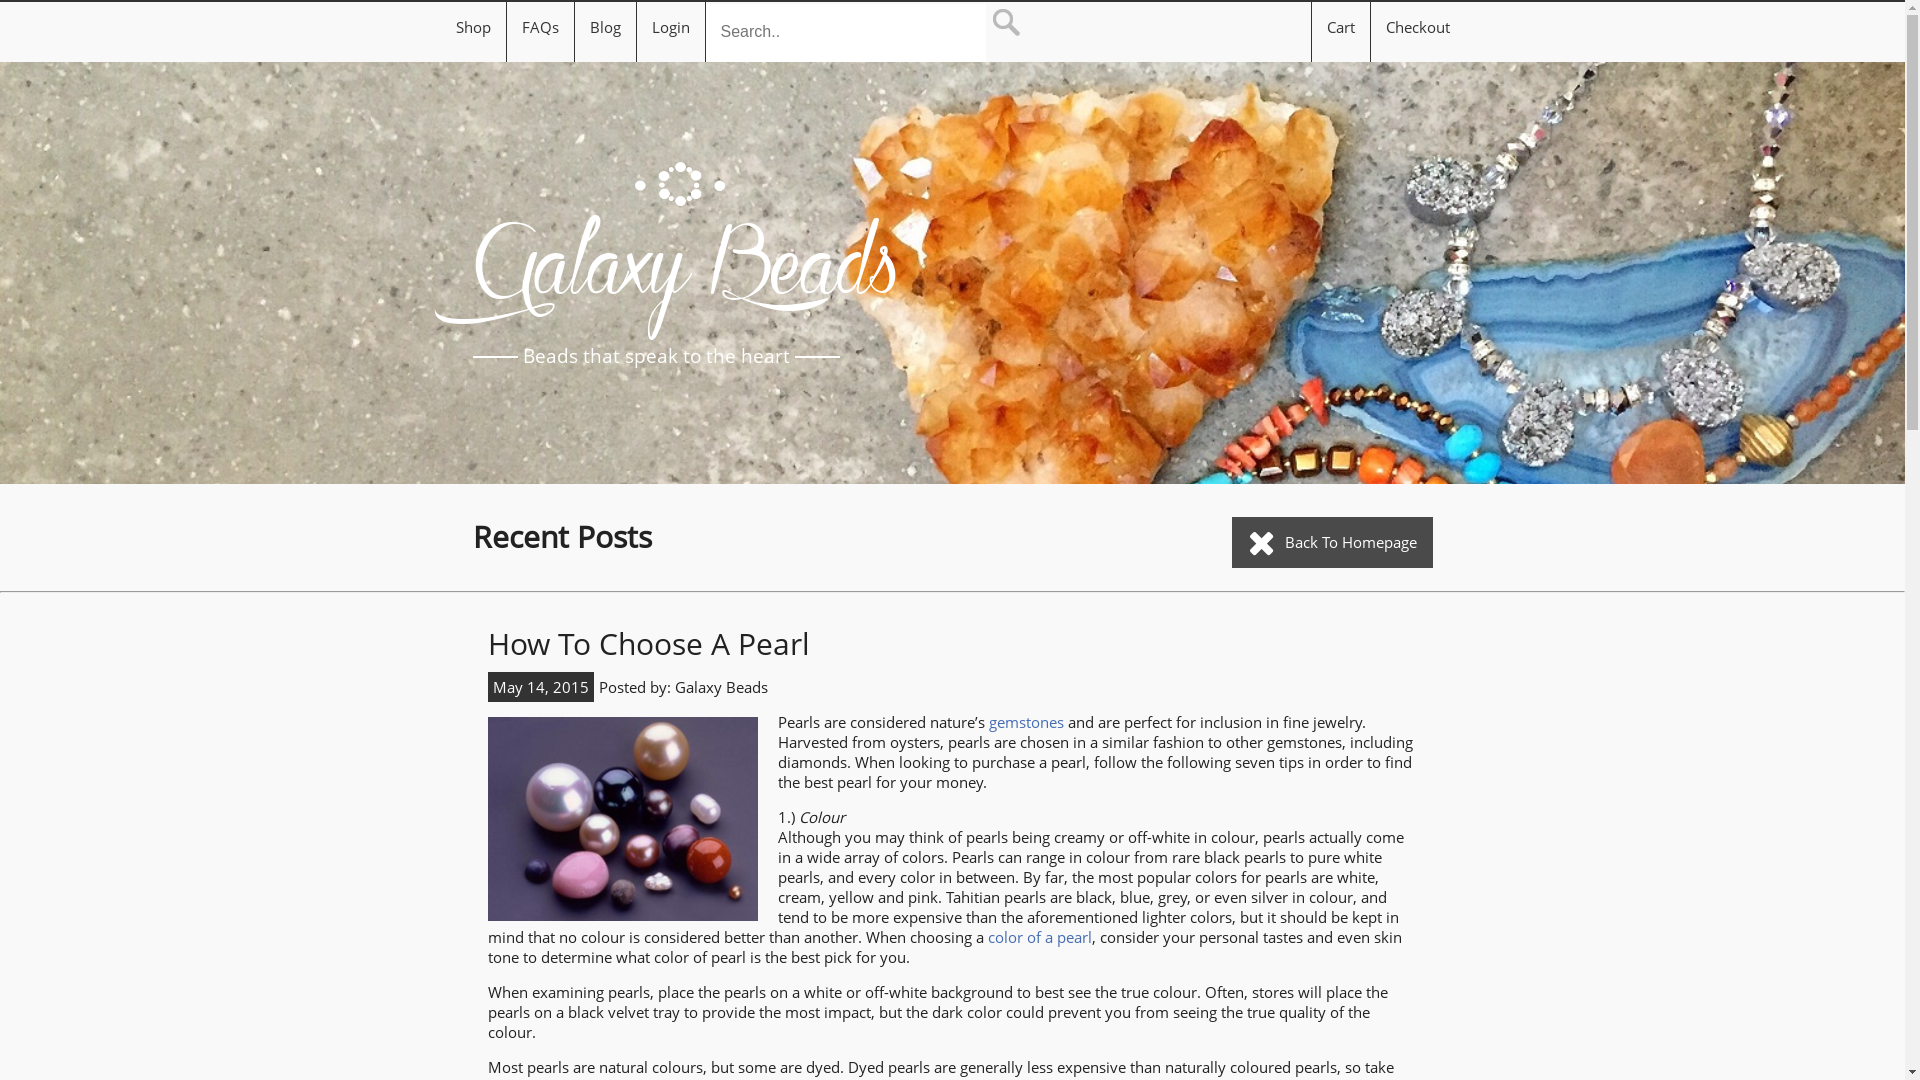 The height and width of the screenshot is (1080, 1920). I want to click on 'Checkout', so click(1416, 31).